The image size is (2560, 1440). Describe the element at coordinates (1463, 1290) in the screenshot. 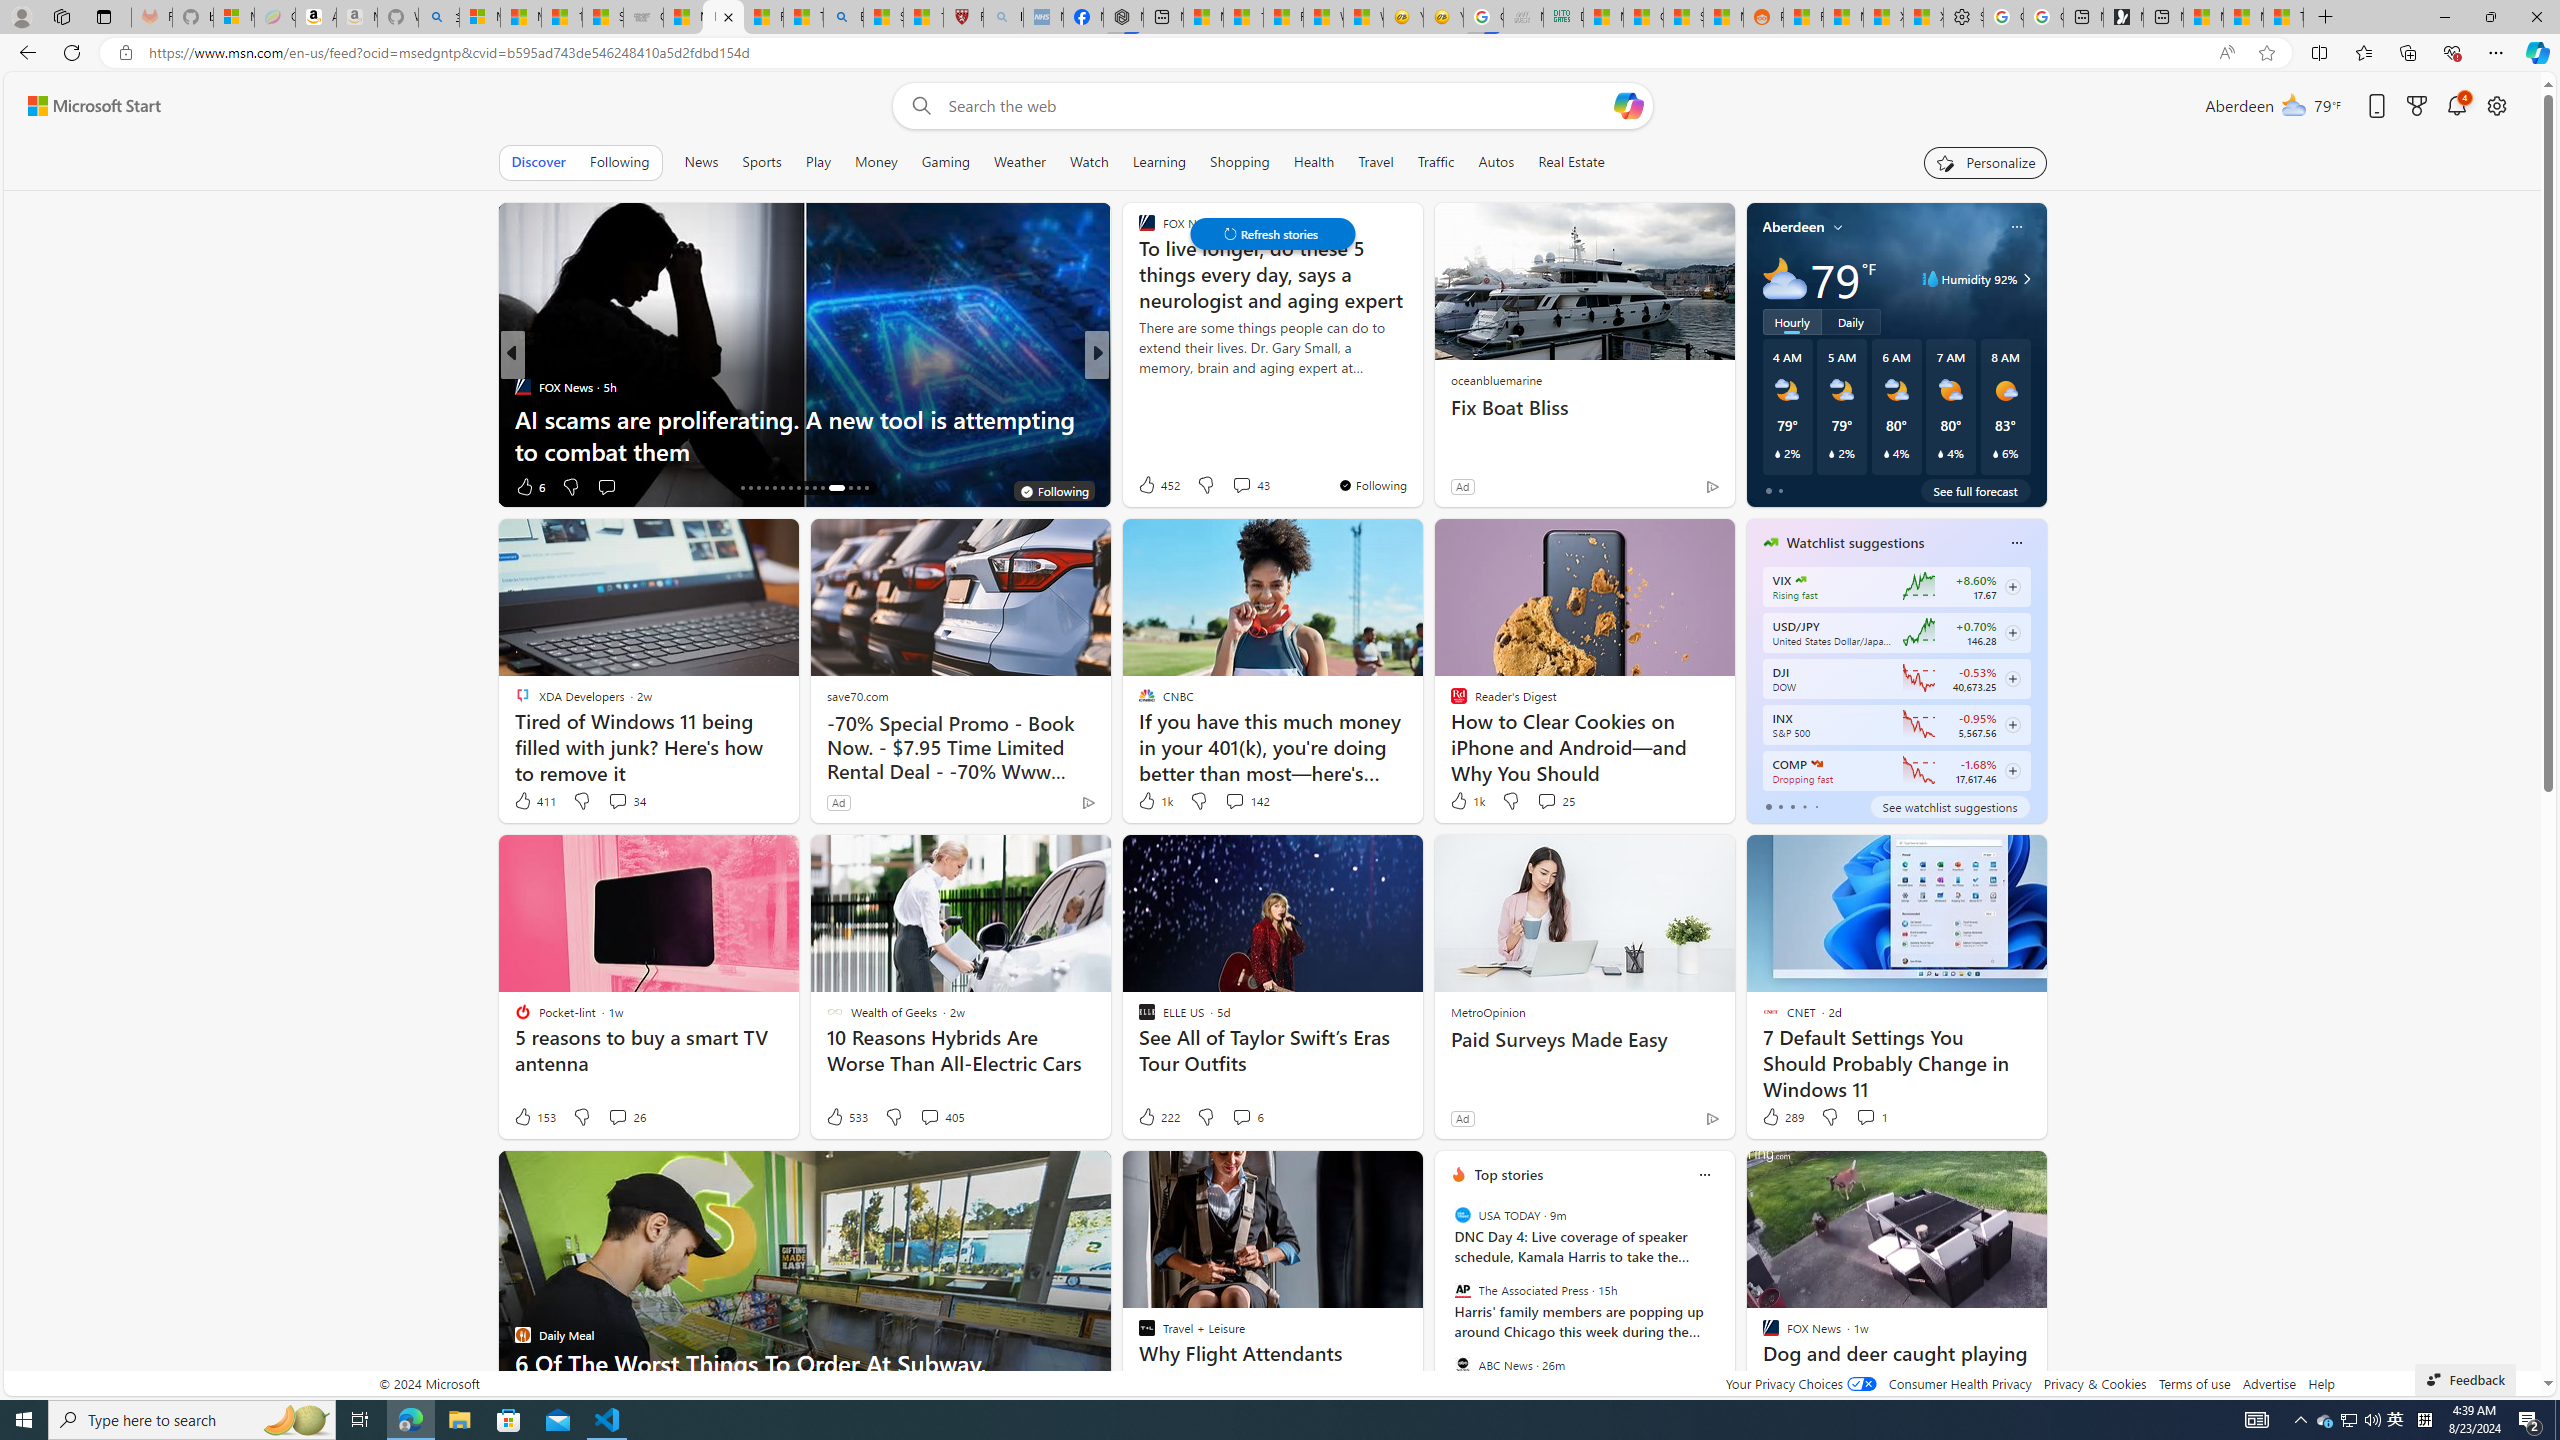

I see `'The Associated Press'` at that location.